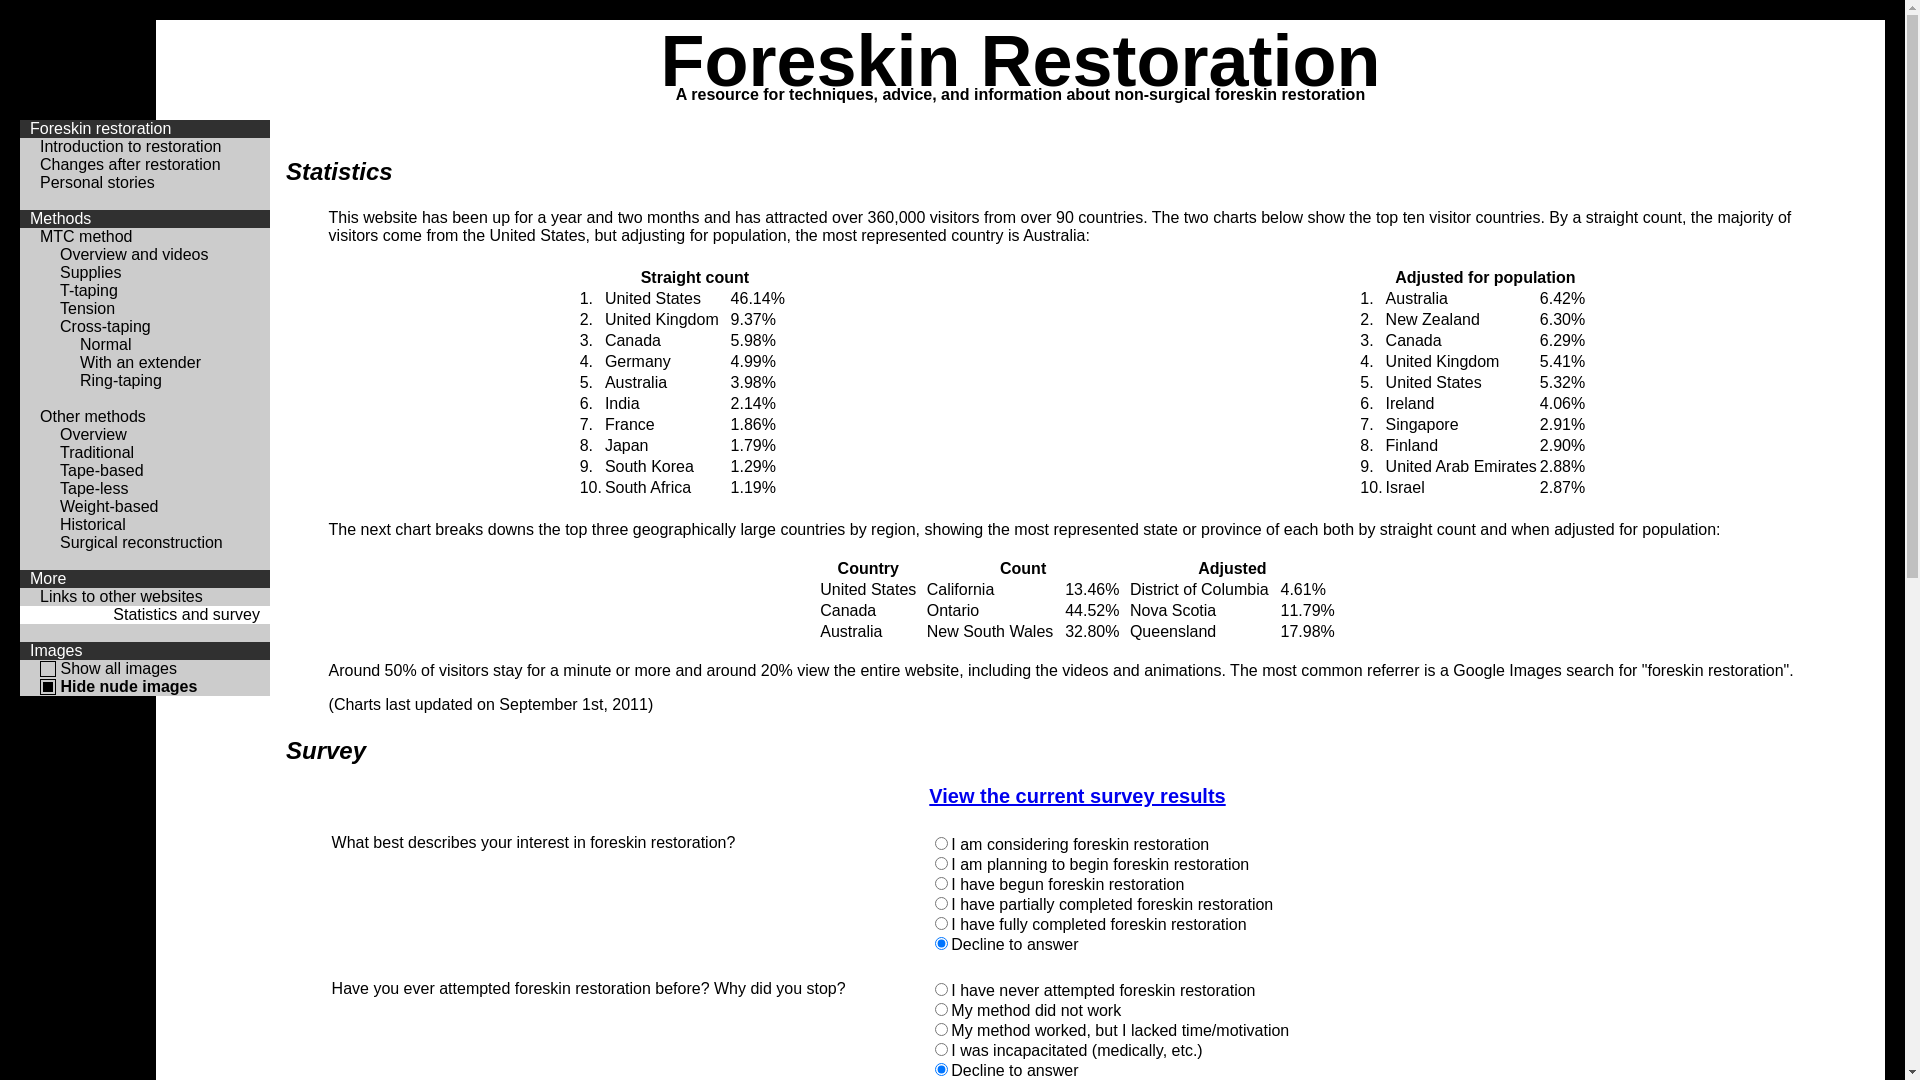 This screenshot has height=1080, width=1920. I want to click on 'With an extender', so click(139, 362).